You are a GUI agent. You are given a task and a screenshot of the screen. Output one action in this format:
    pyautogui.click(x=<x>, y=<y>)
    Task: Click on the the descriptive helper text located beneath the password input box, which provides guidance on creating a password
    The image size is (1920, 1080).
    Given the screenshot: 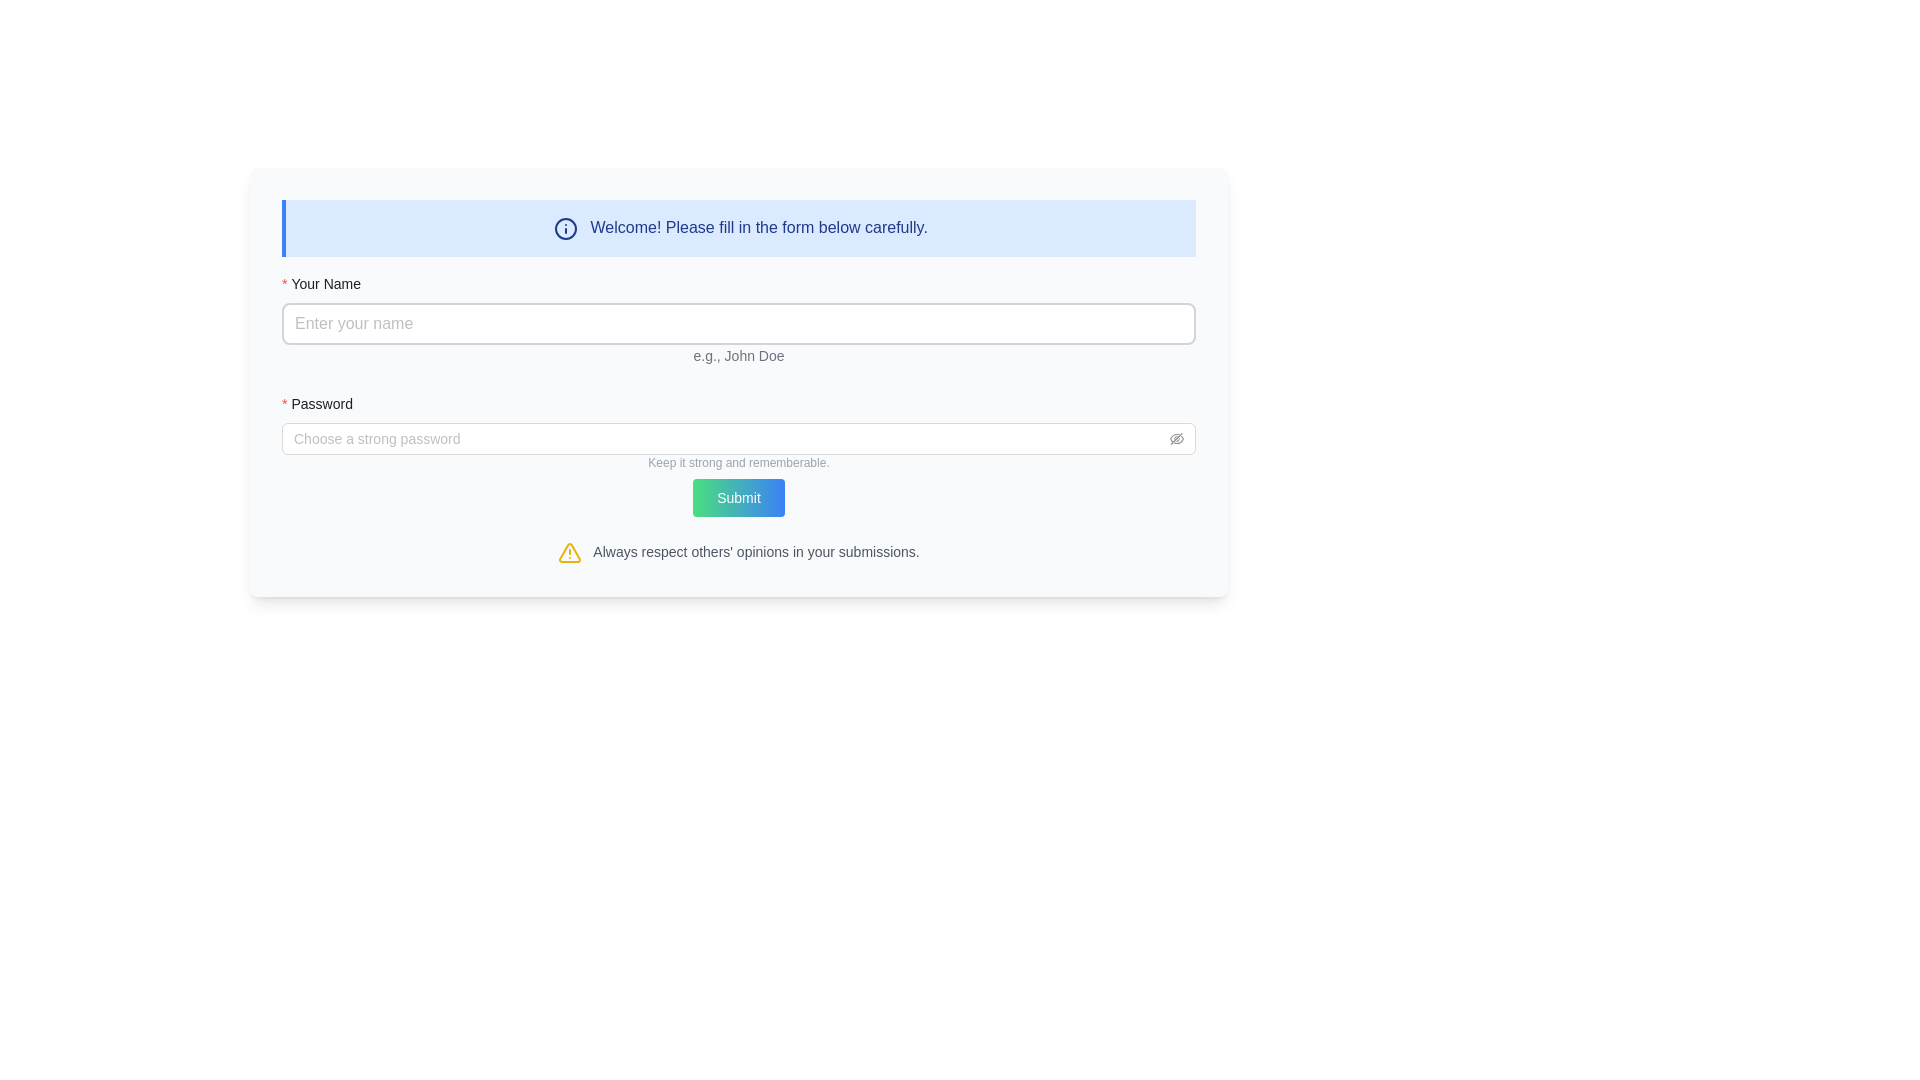 What is the action you would take?
    pyautogui.click(x=738, y=450)
    